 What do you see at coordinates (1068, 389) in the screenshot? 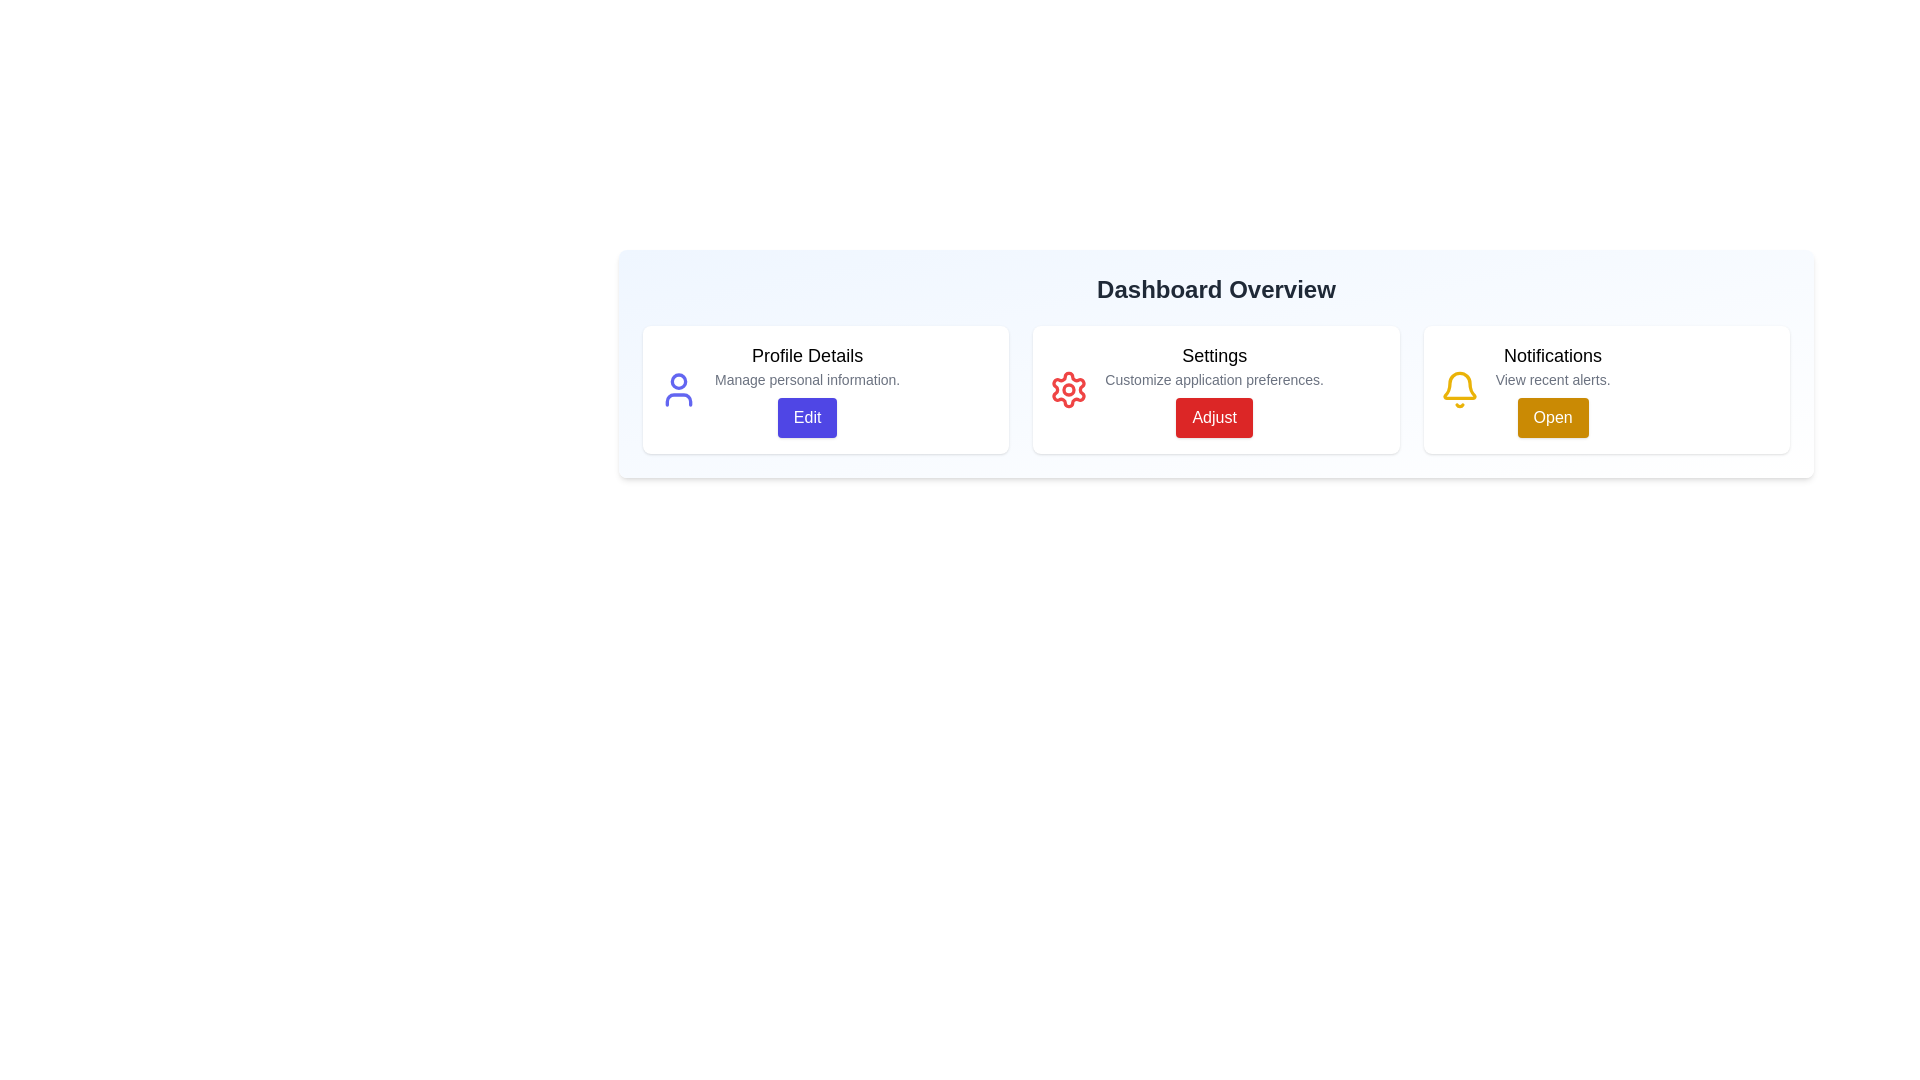
I see `the decorative SVG graphic (circle within the cogwheel icon) located in the center of the 'Settings' card on the dashboard` at bounding box center [1068, 389].